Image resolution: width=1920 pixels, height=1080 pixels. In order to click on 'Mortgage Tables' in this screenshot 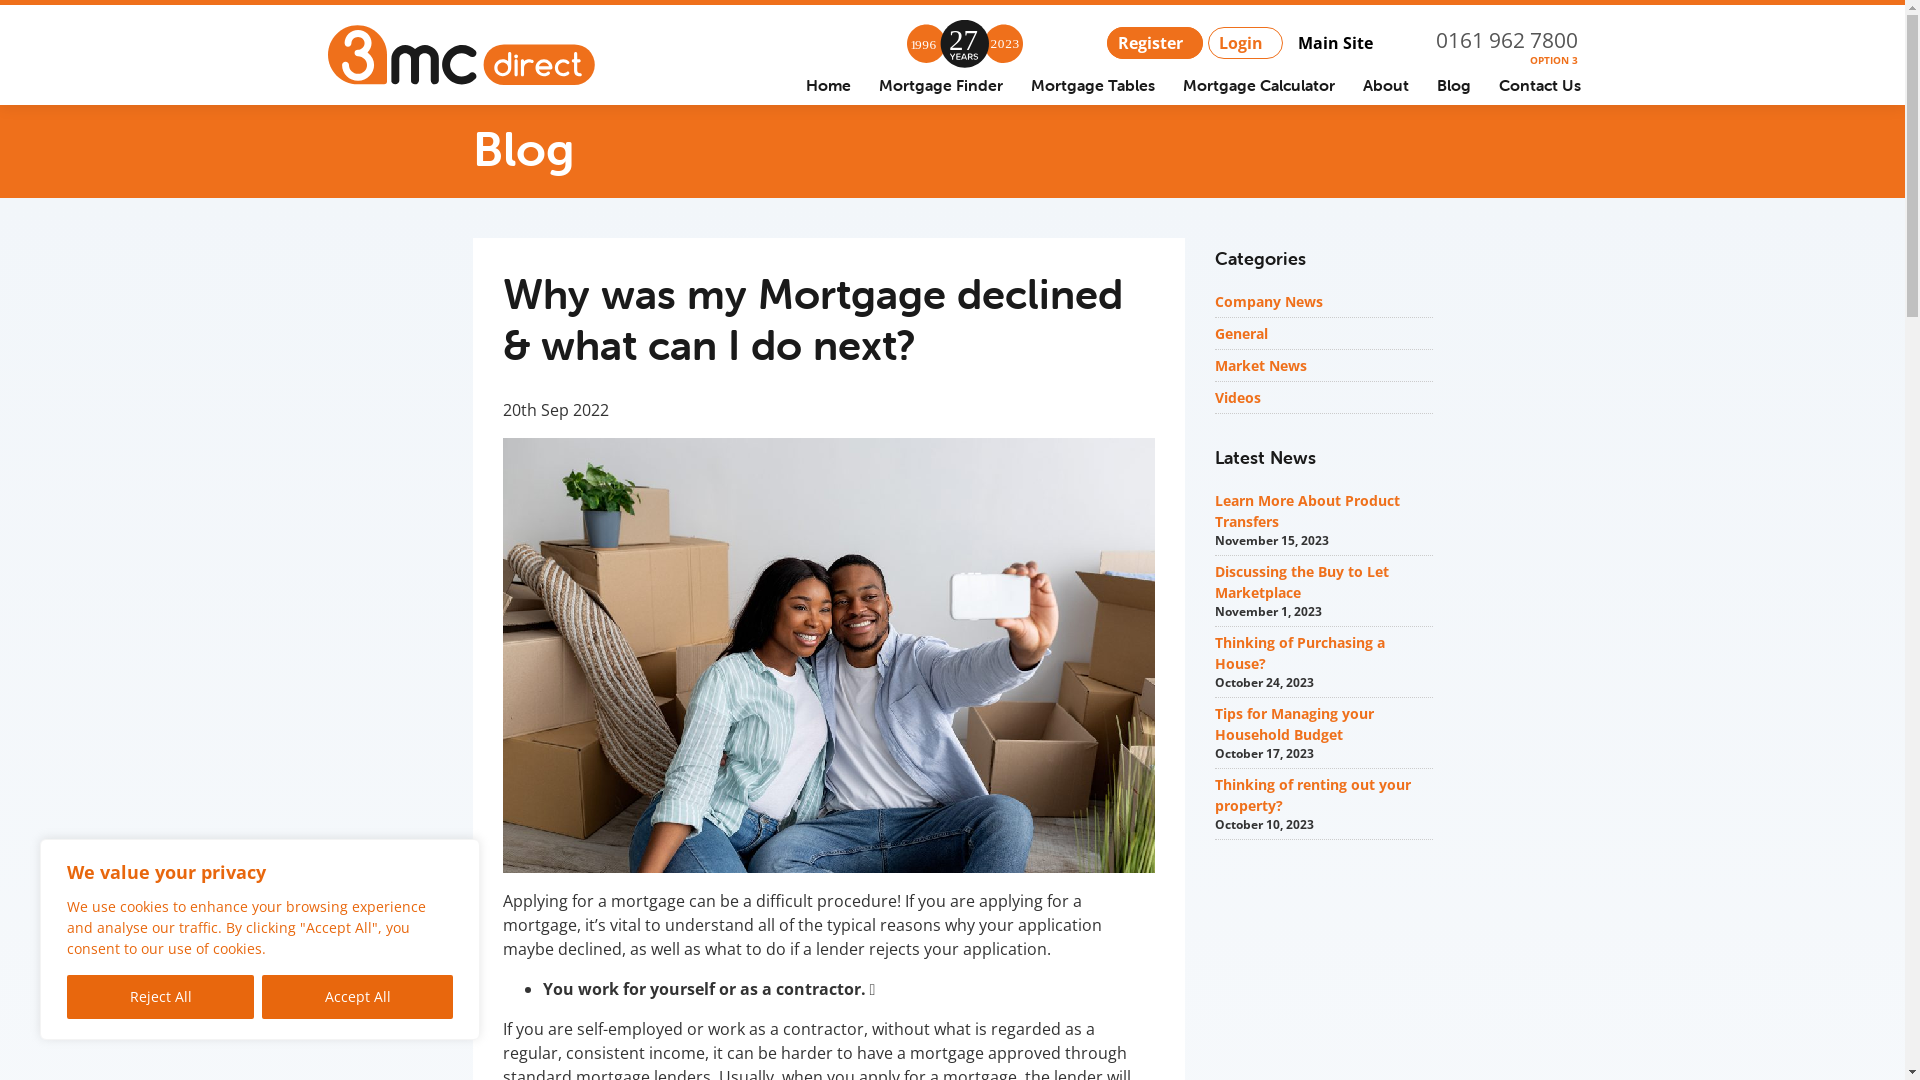, I will do `click(1090, 83)`.